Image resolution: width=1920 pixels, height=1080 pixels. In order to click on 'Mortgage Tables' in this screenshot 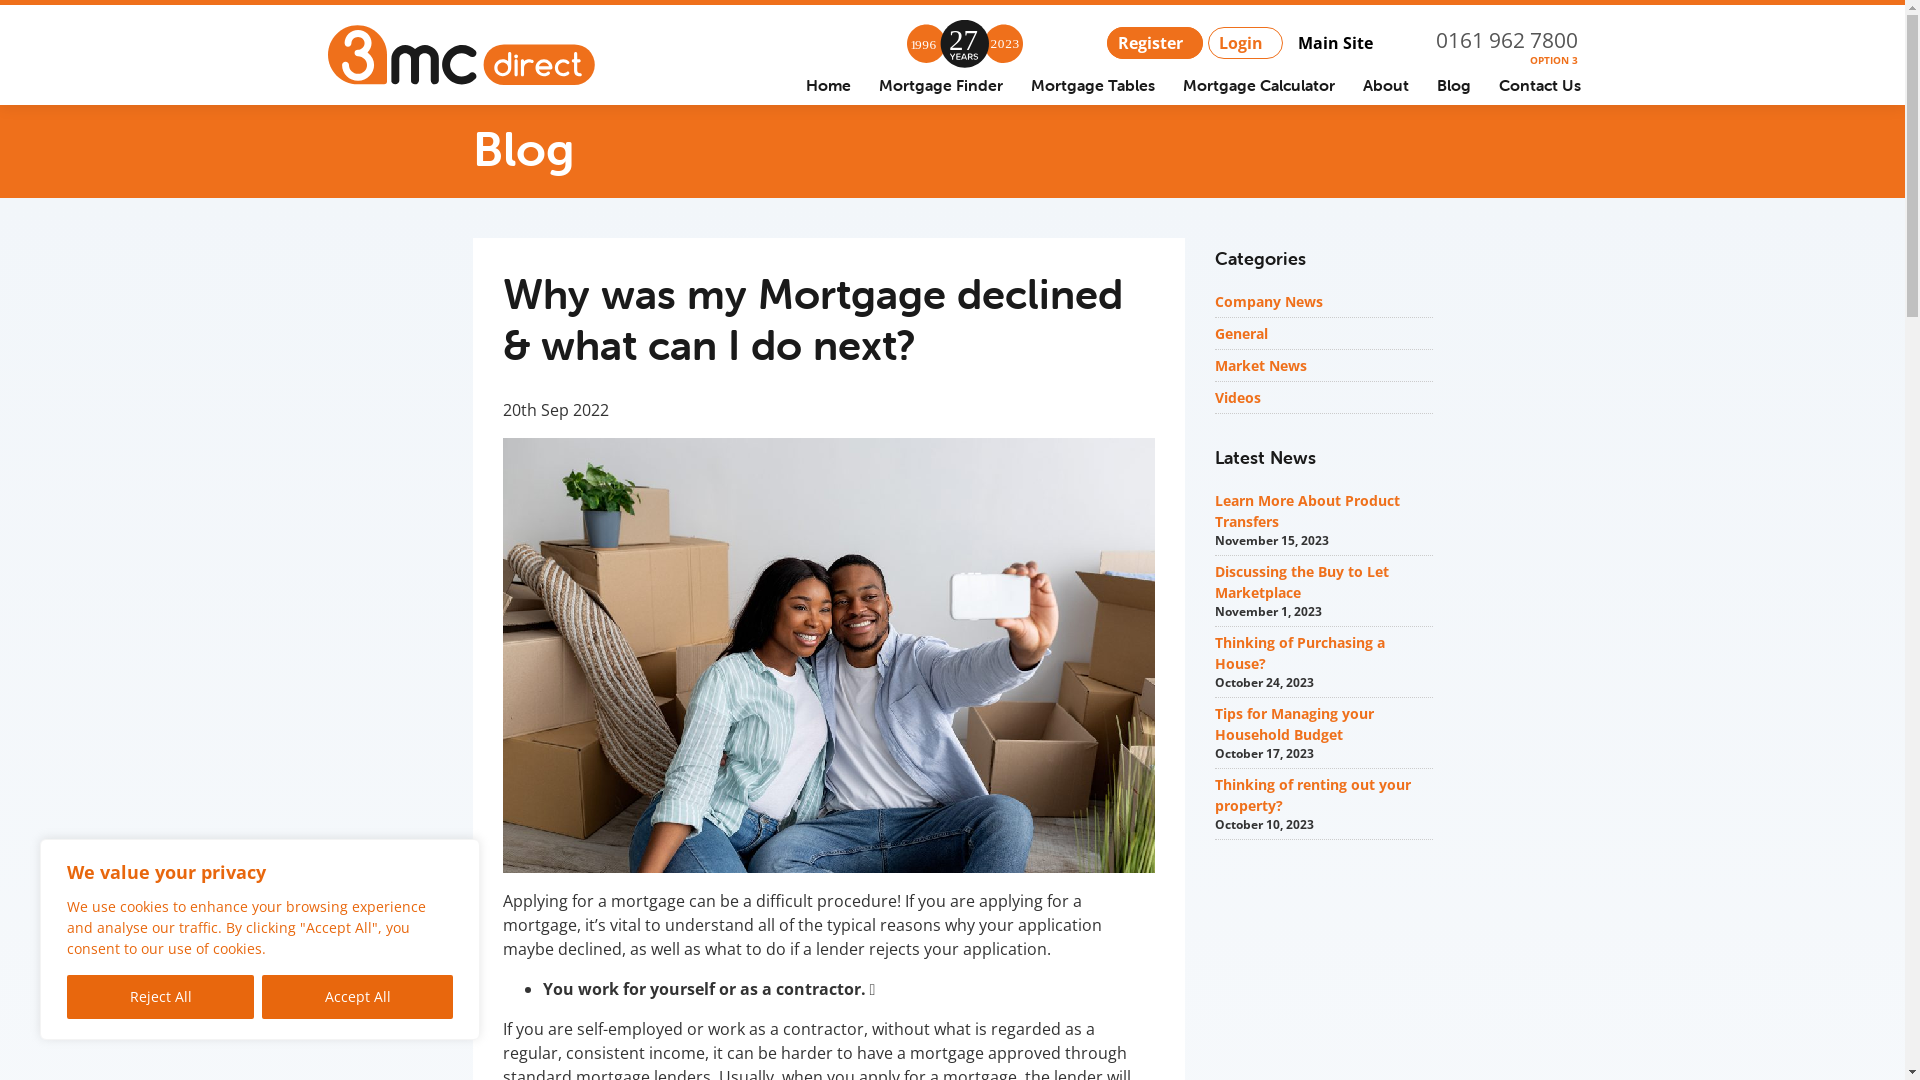, I will do `click(1090, 83)`.